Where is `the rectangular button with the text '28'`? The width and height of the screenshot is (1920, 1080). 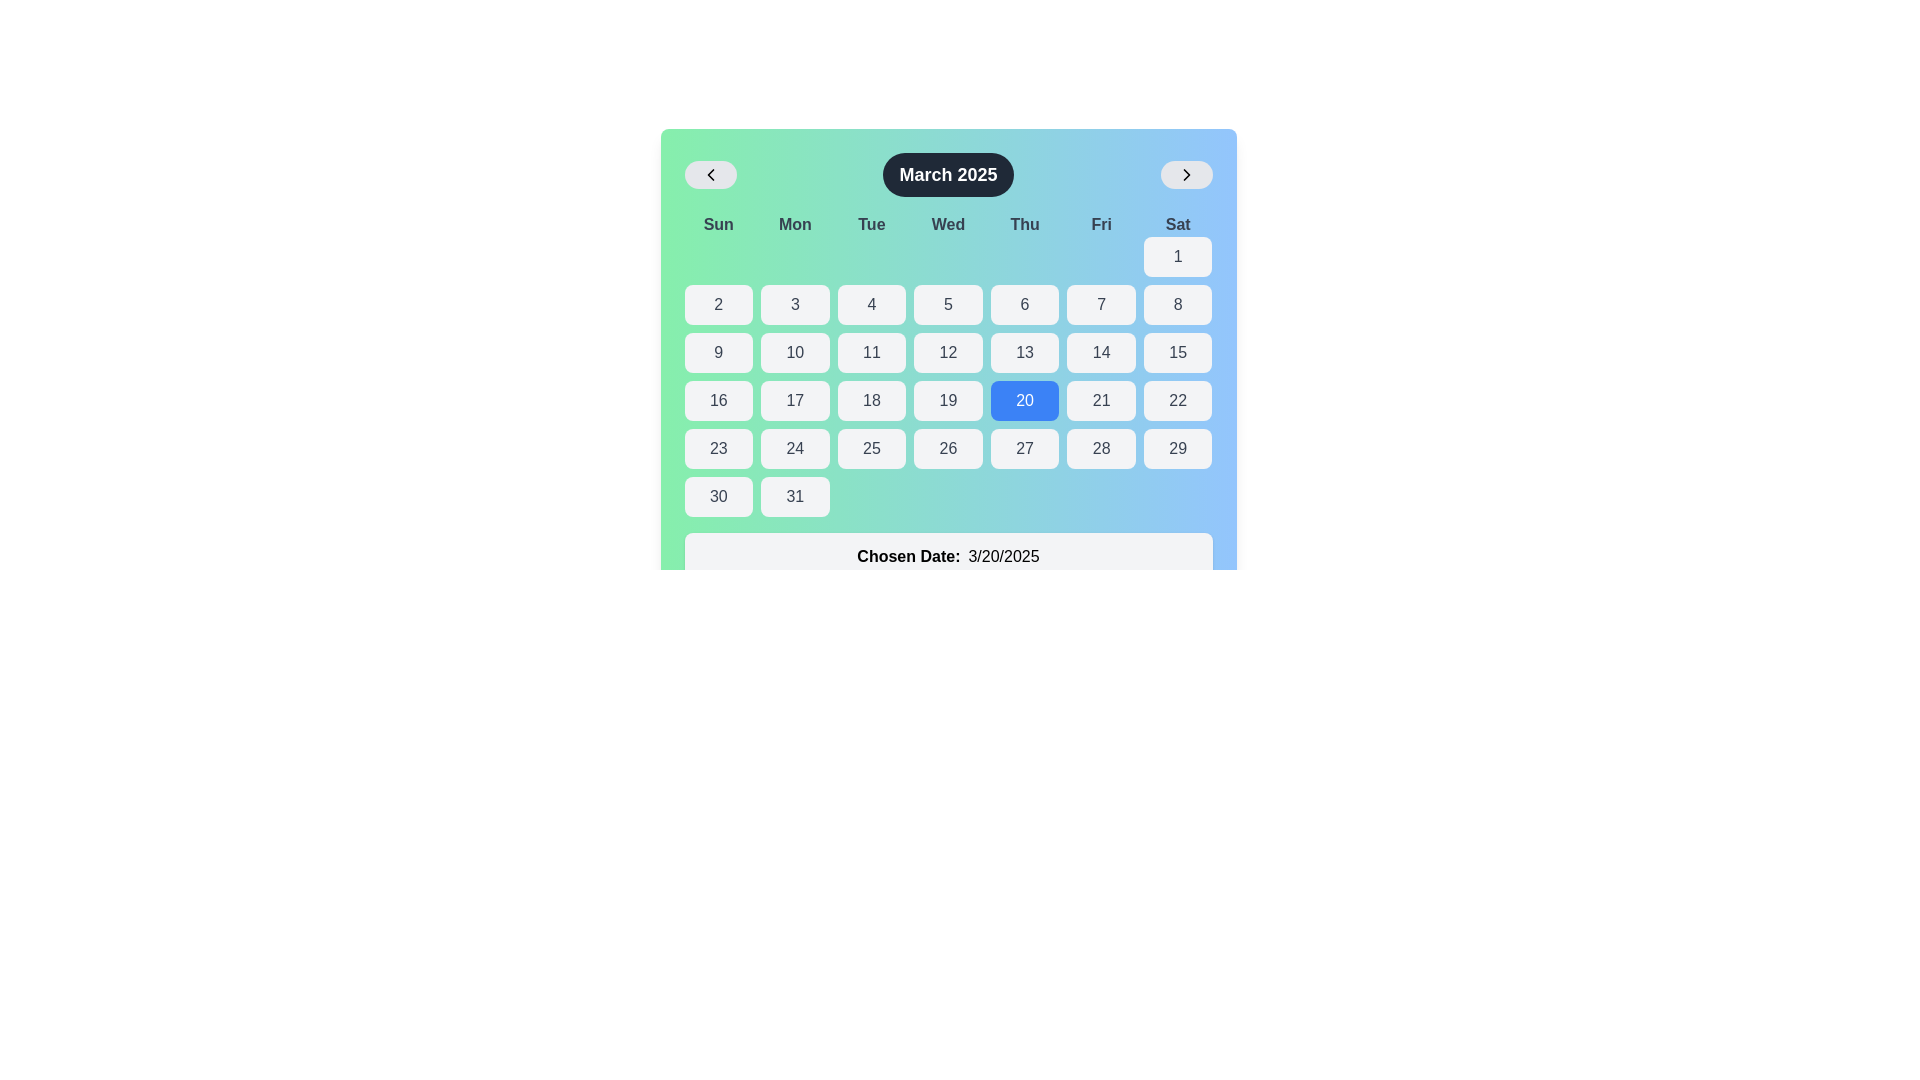
the rectangular button with the text '28' is located at coordinates (1100, 447).